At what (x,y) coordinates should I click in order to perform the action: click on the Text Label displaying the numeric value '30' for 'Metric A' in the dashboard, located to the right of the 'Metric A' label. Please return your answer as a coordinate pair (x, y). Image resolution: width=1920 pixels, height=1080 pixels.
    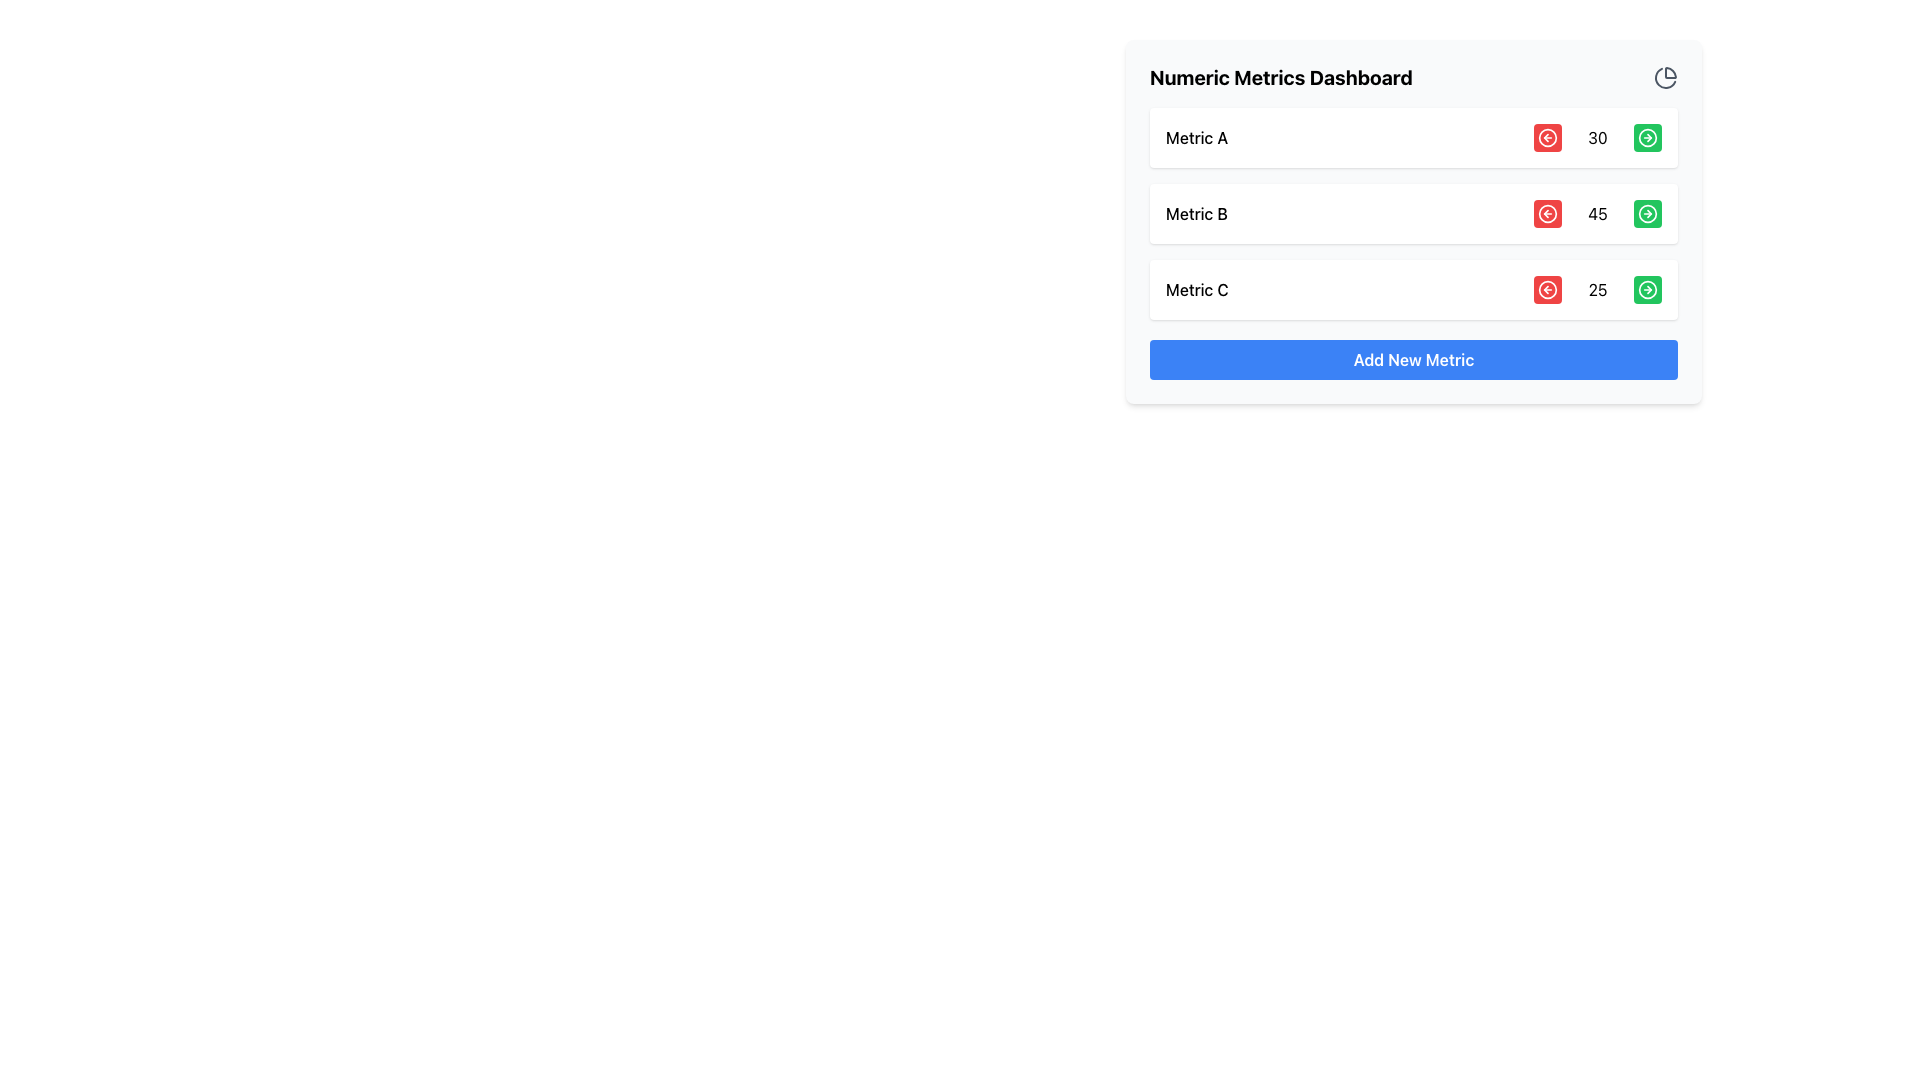
    Looking at the image, I should click on (1597, 137).